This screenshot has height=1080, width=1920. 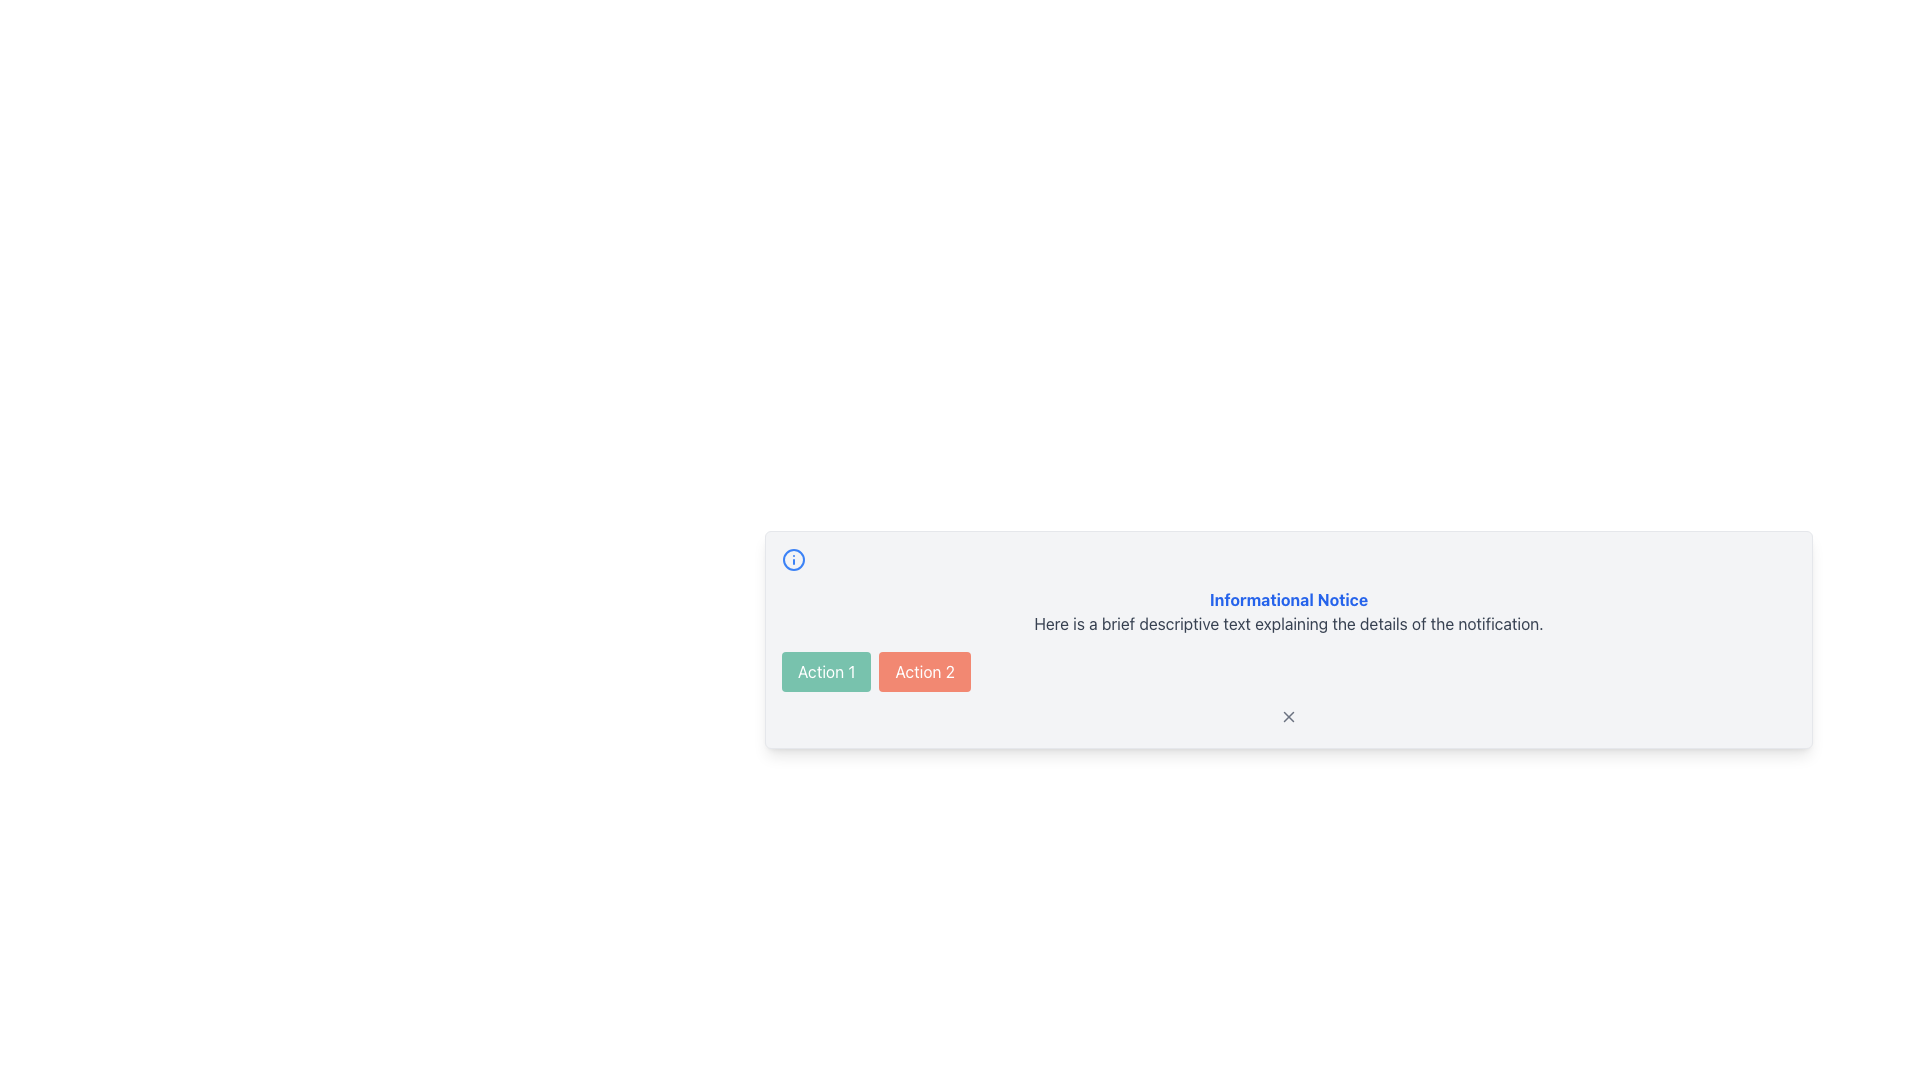 What do you see at coordinates (792, 559) in the screenshot?
I see `the Vector Graphic Element (Circle) that is part of the informational notification icon aligned with the title 'Informational Notice'` at bounding box center [792, 559].